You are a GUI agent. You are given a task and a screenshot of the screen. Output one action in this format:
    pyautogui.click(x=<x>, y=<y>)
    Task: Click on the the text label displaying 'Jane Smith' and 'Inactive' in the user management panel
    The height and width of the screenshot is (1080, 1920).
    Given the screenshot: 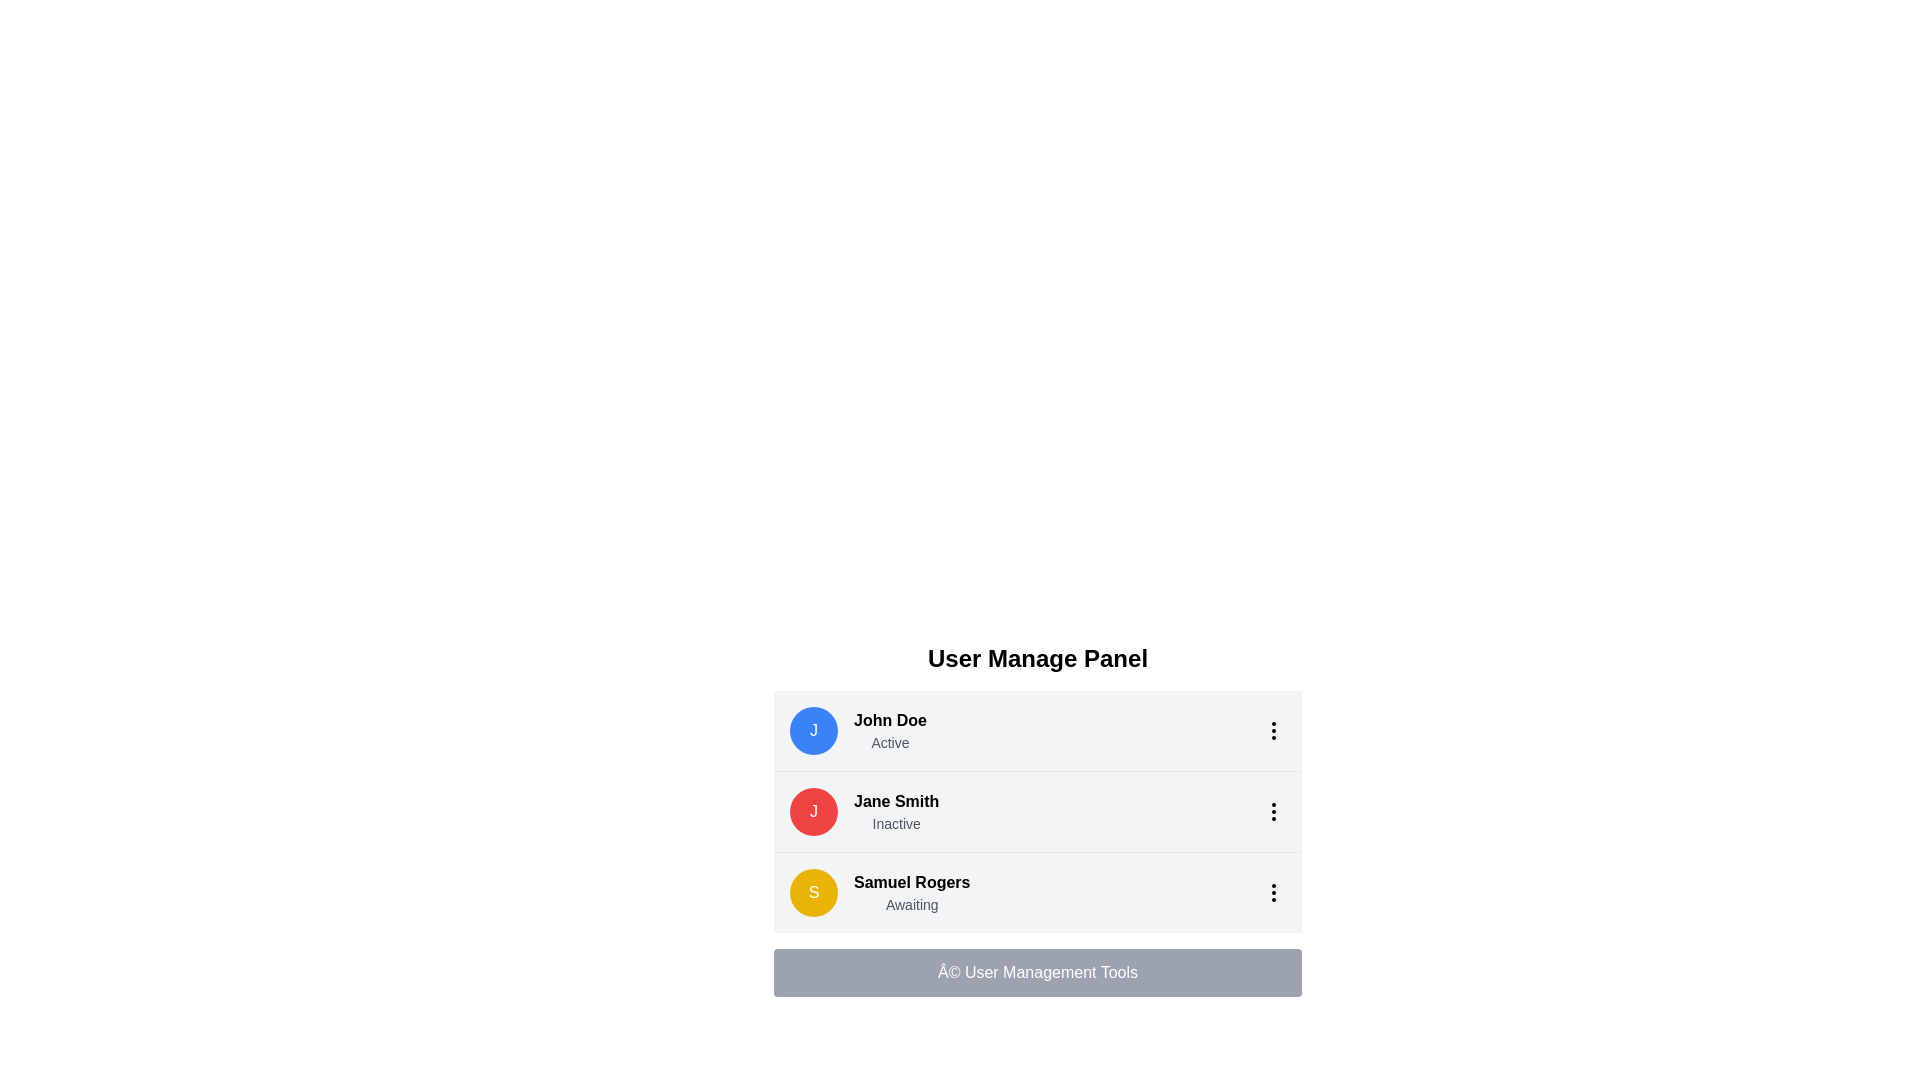 What is the action you would take?
    pyautogui.click(x=895, y=812)
    